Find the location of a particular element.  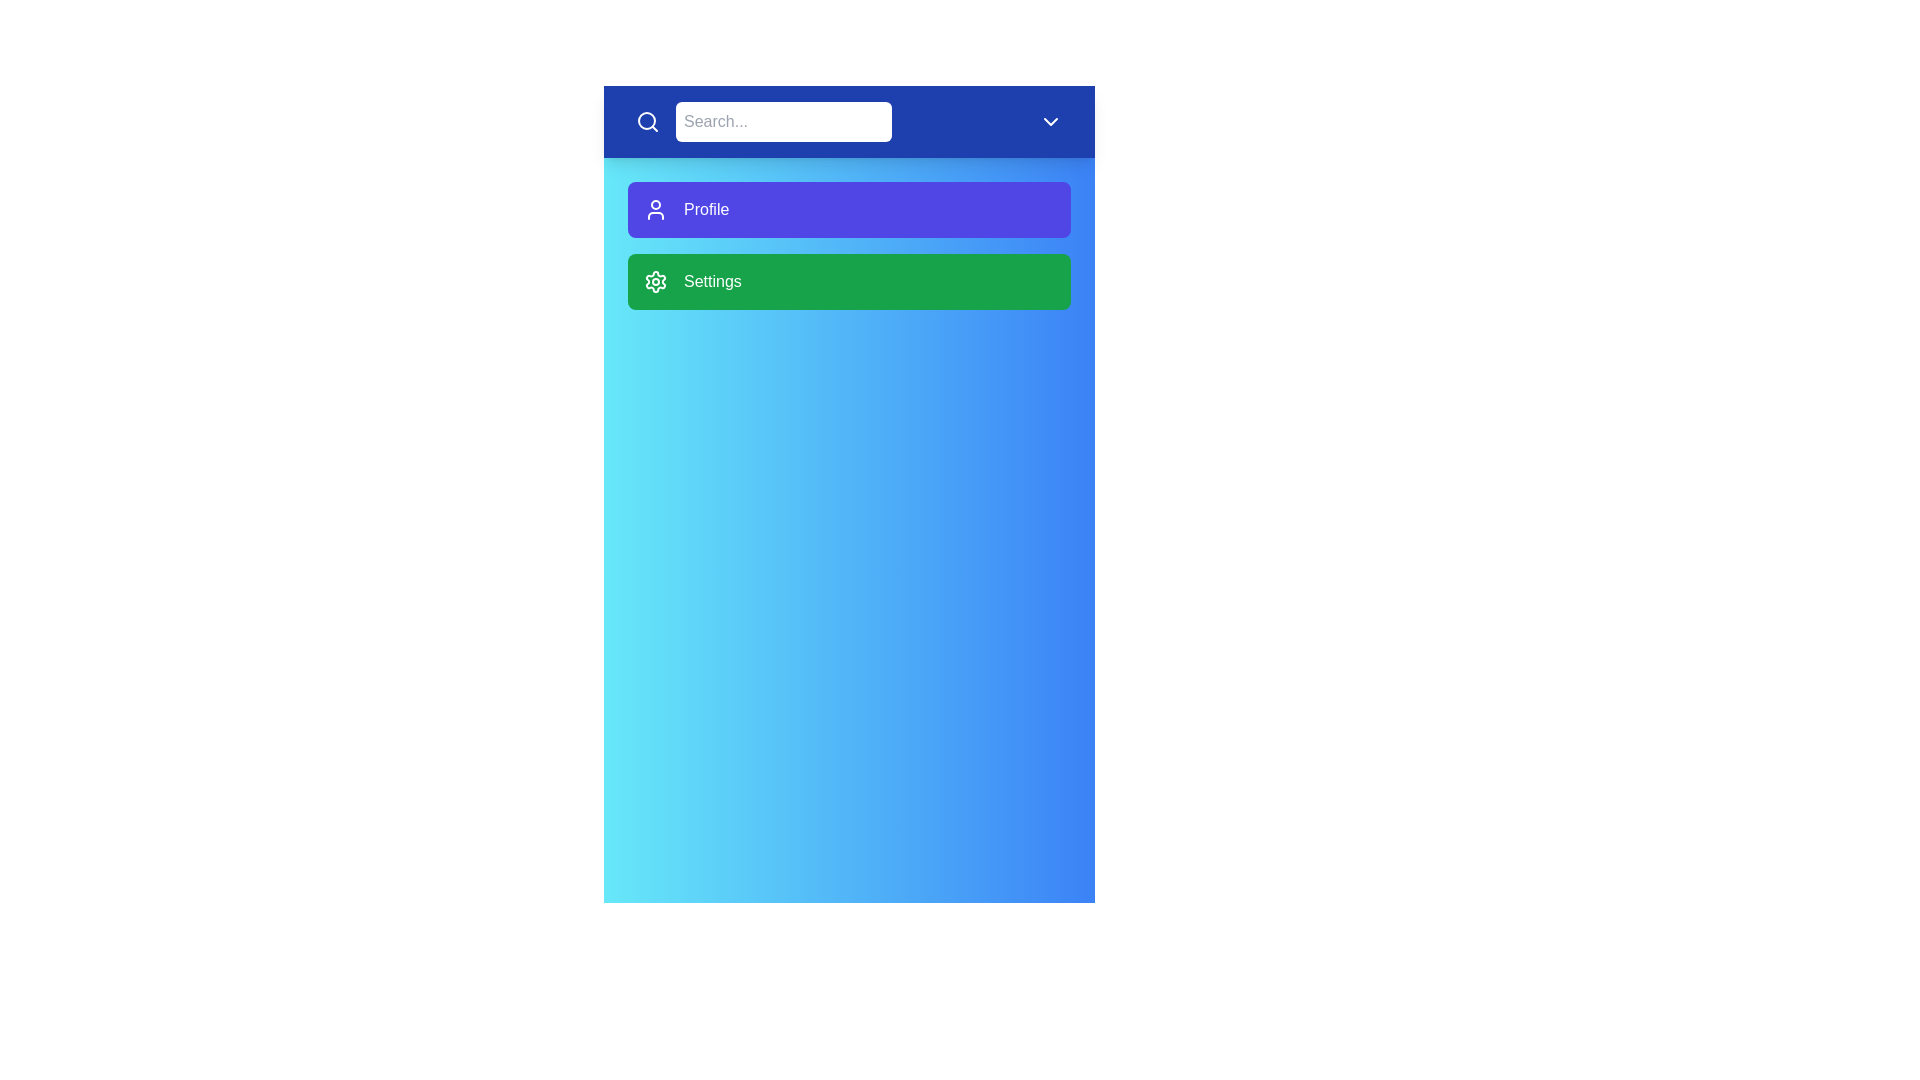

the header to toggle the menu's visibility is located at coordinates (849, 122).